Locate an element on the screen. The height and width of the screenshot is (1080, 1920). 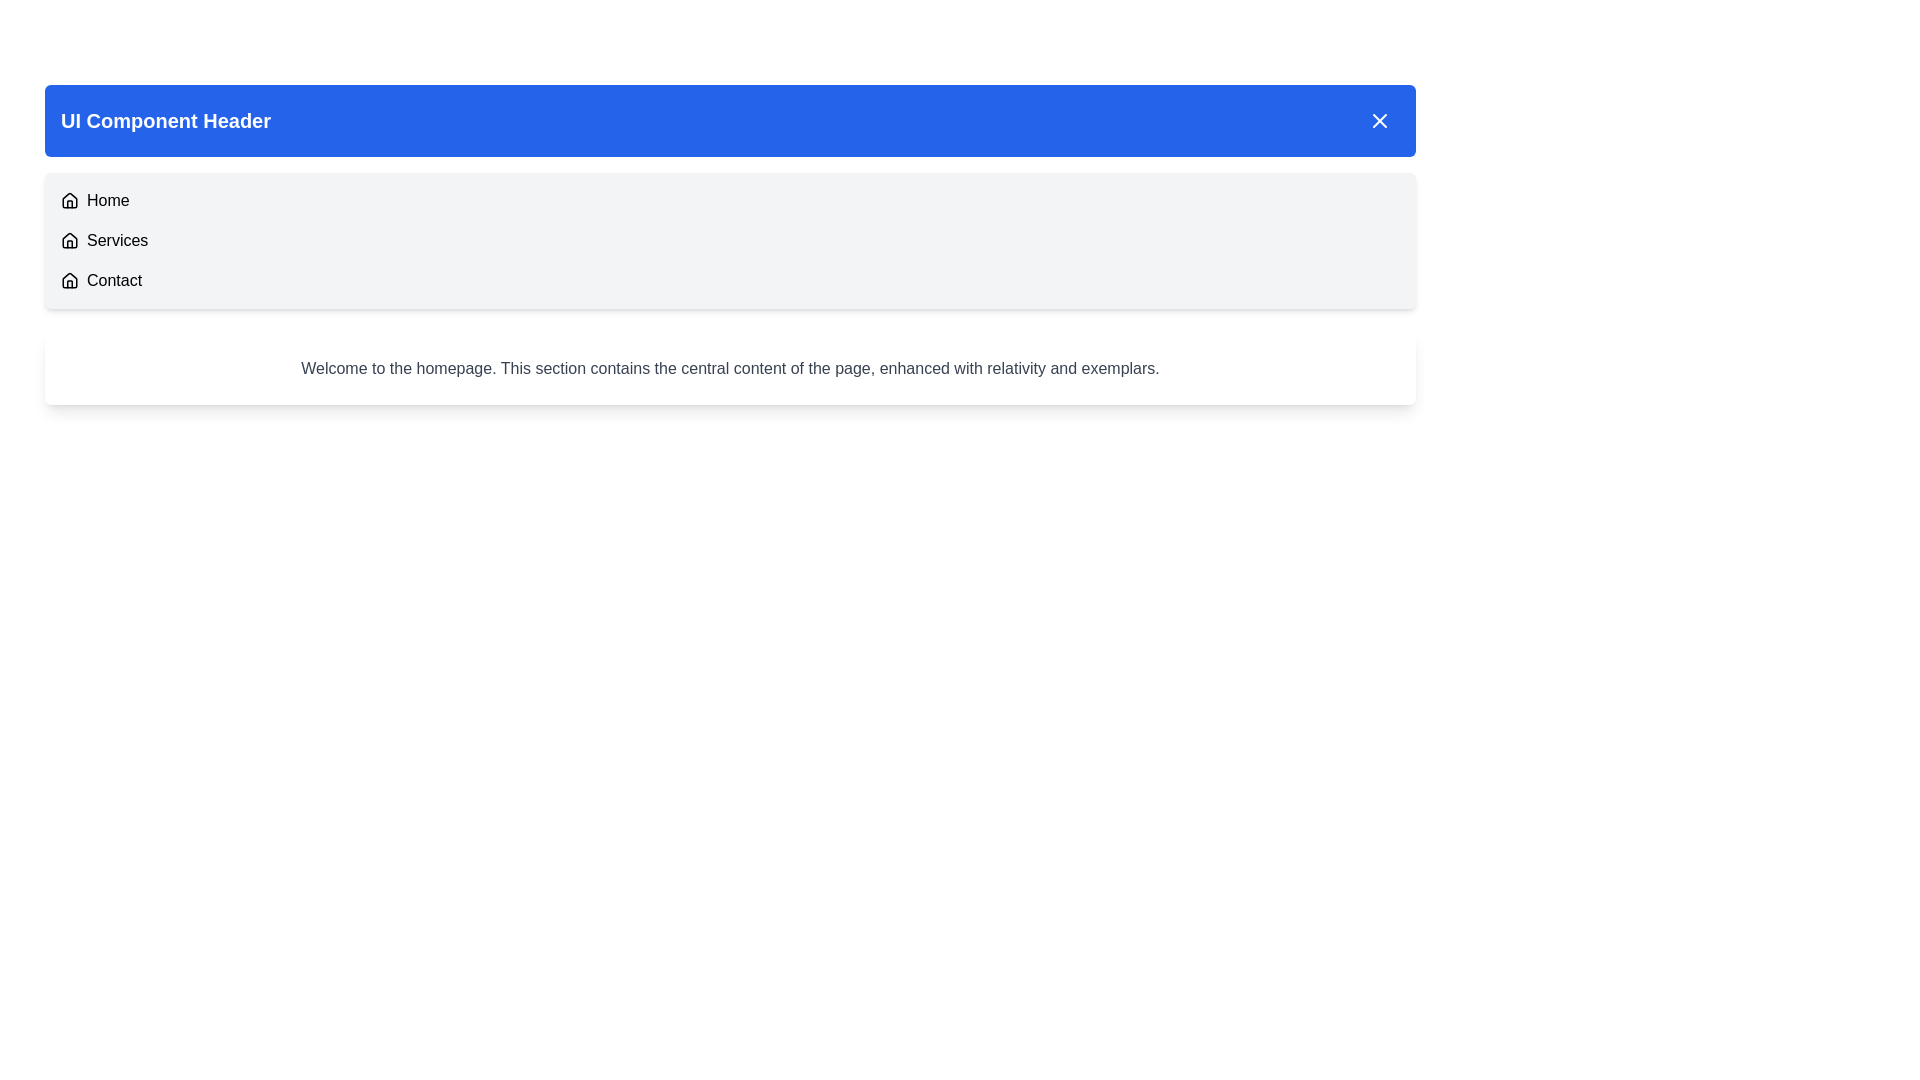
the 'Home' icon located at the top-left section of the interface, adjacent to the 'Home' text is located at coordinates (70, 200).